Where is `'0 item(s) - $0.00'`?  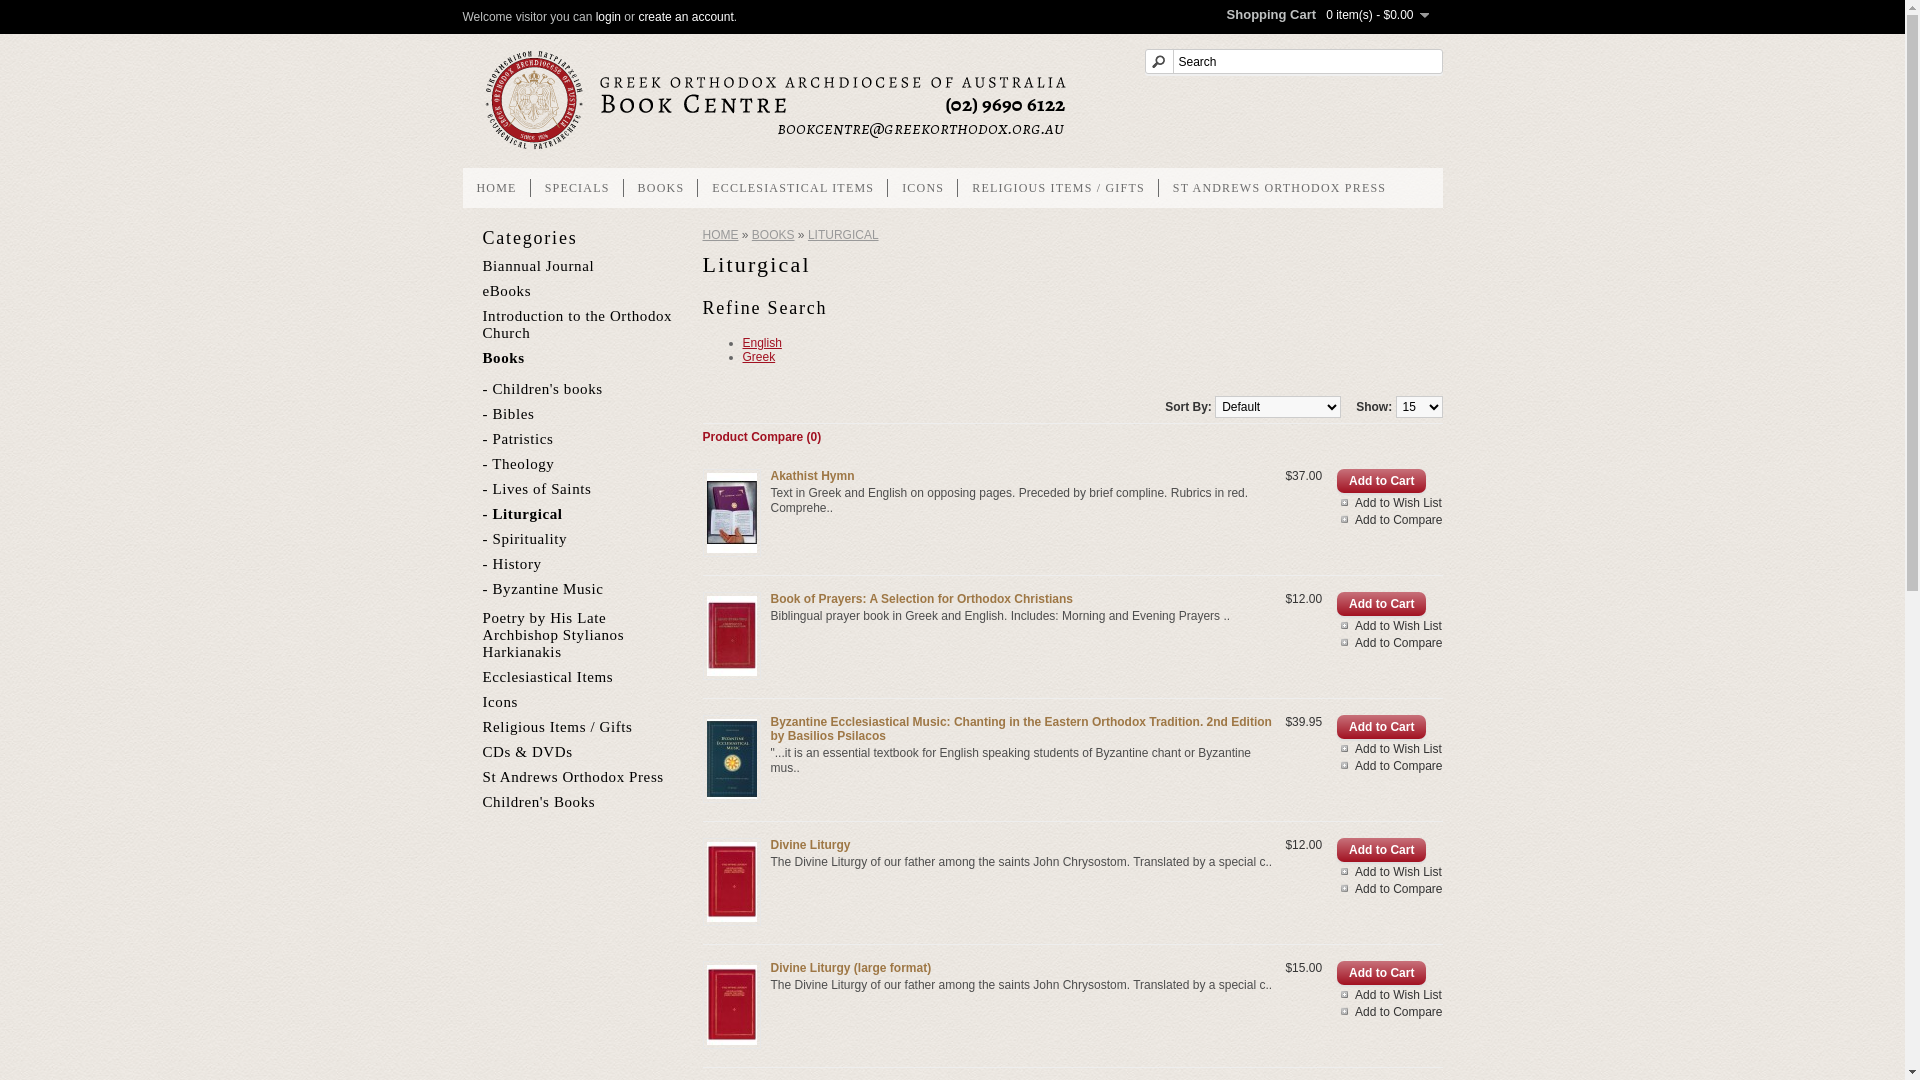 '0 item(s) - $0.00' is located at coordinates (1376, 15).